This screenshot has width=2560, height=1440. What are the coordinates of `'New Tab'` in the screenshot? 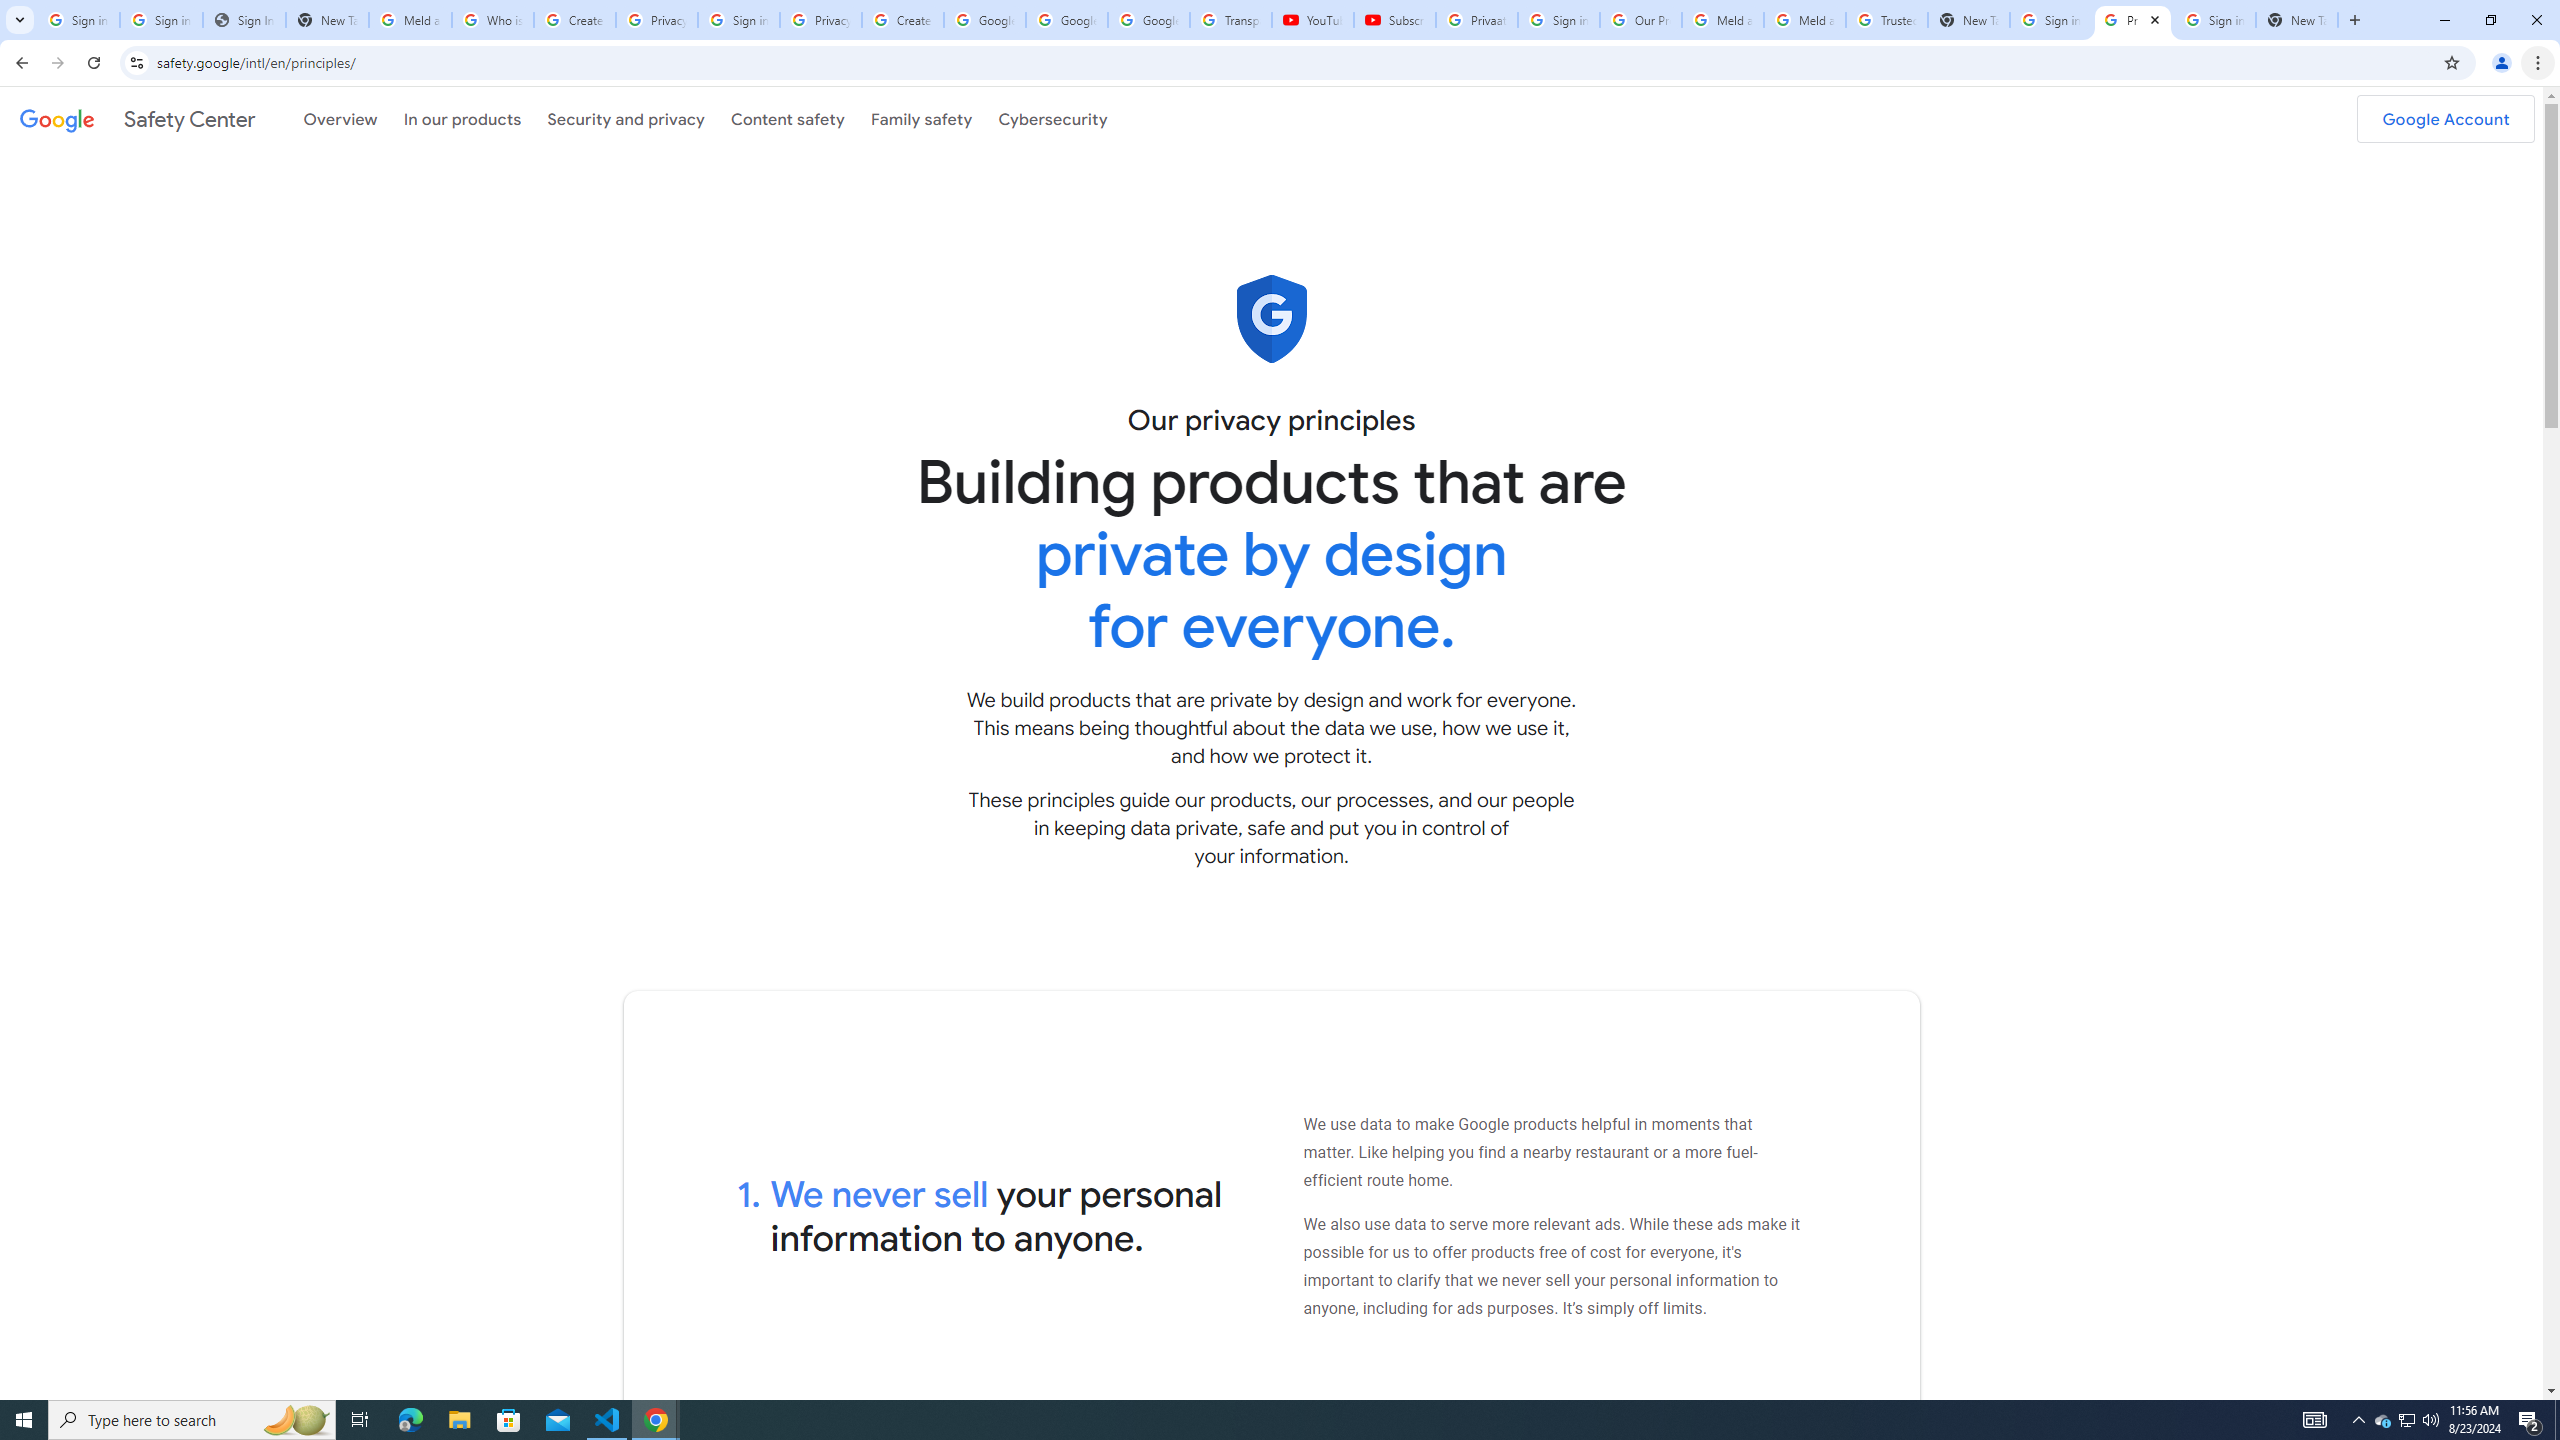 It's located at (2296, 19).